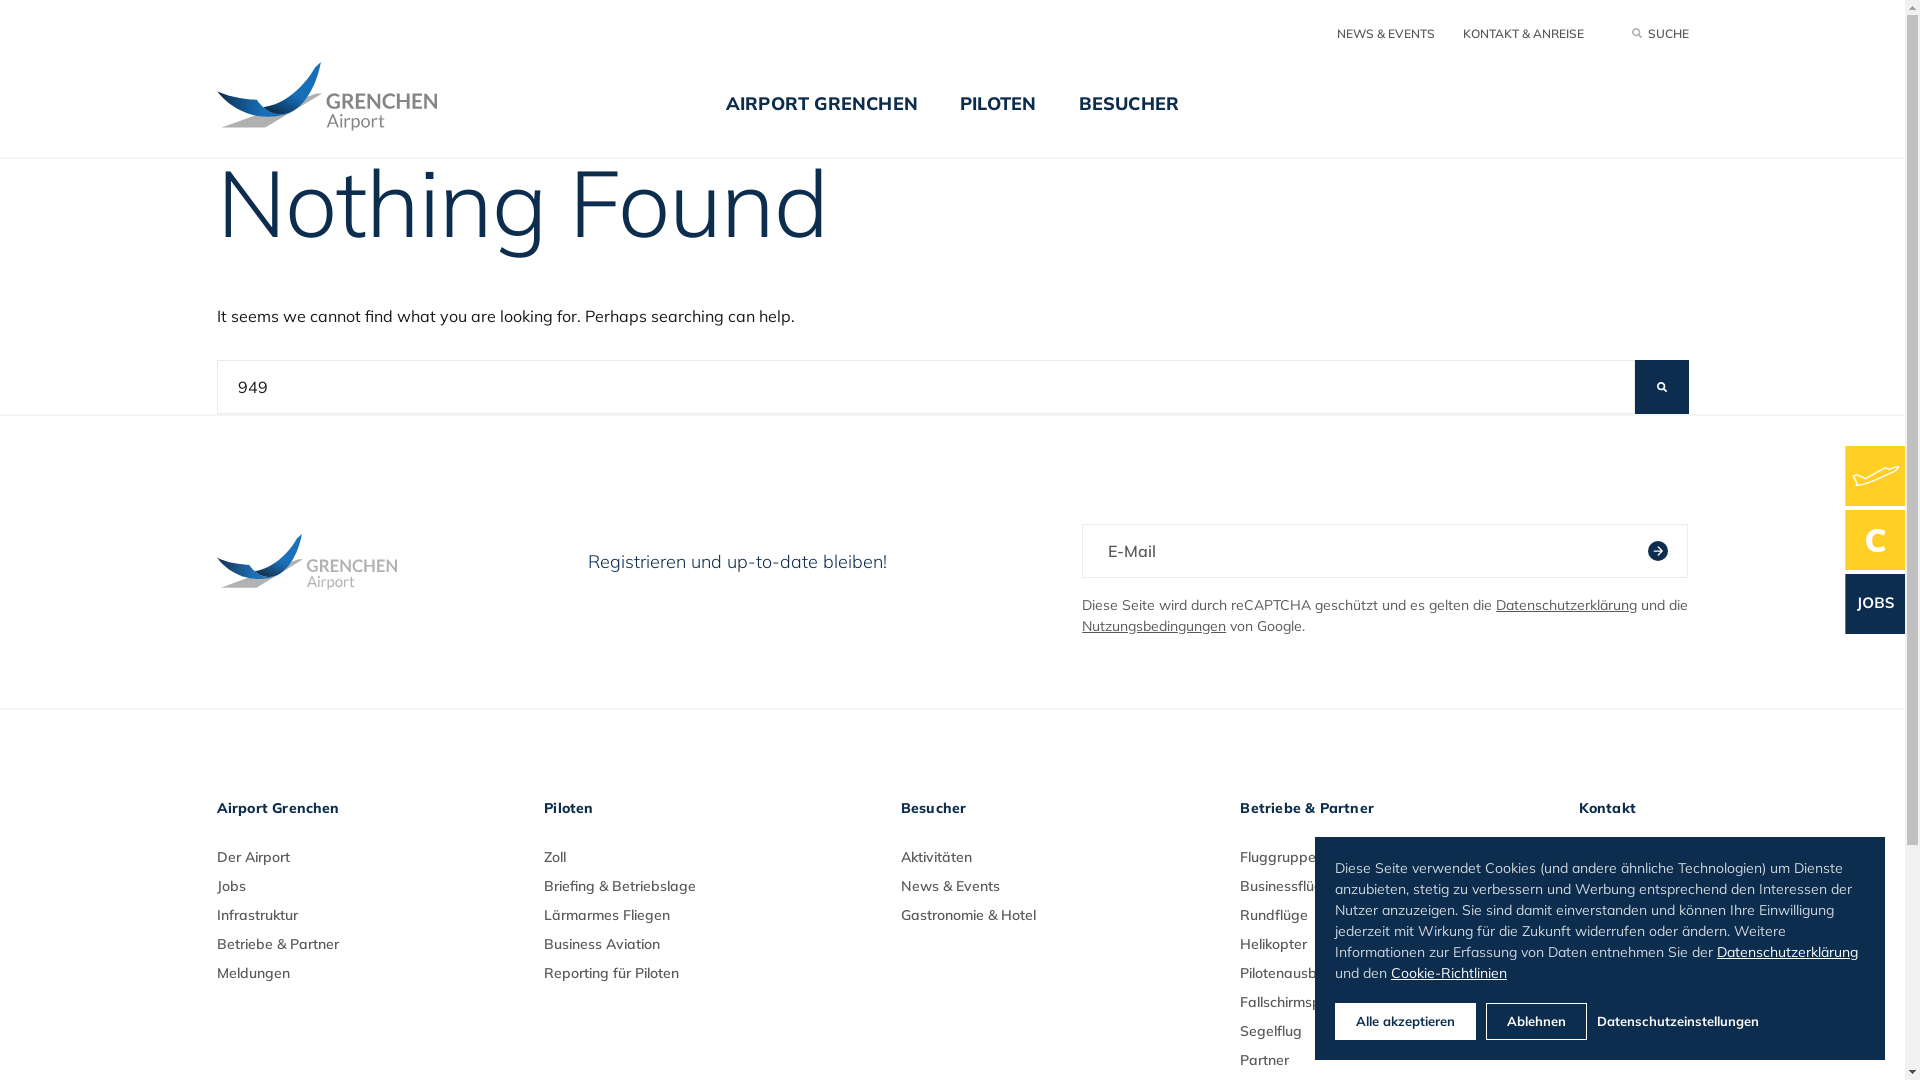  Describe the element at coordinates (251, 855) in the screenshot. I see `'Der Airport'` at that location.